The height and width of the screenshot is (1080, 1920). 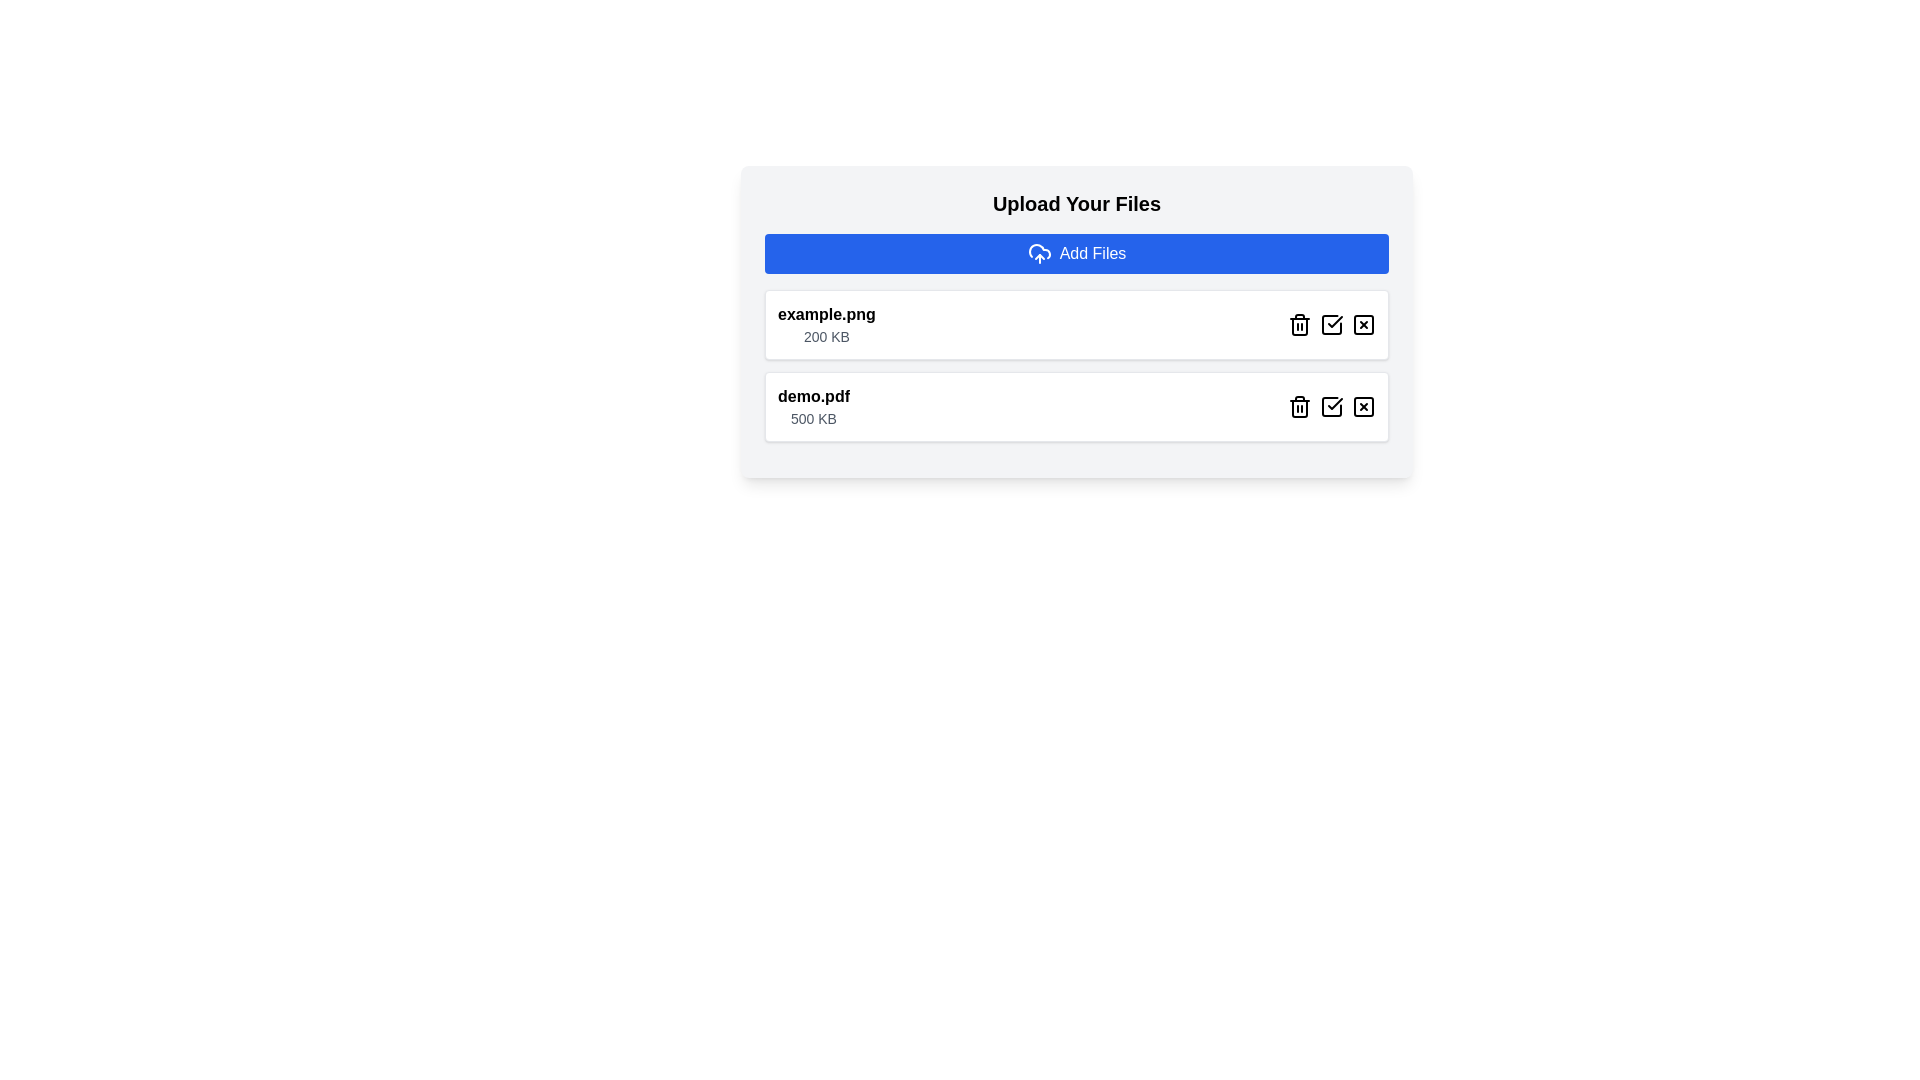 I want to click on the file name 'demo.pdf' displayed in bold font, which is the second item in the file listing interface, so click(x=814, y=406).